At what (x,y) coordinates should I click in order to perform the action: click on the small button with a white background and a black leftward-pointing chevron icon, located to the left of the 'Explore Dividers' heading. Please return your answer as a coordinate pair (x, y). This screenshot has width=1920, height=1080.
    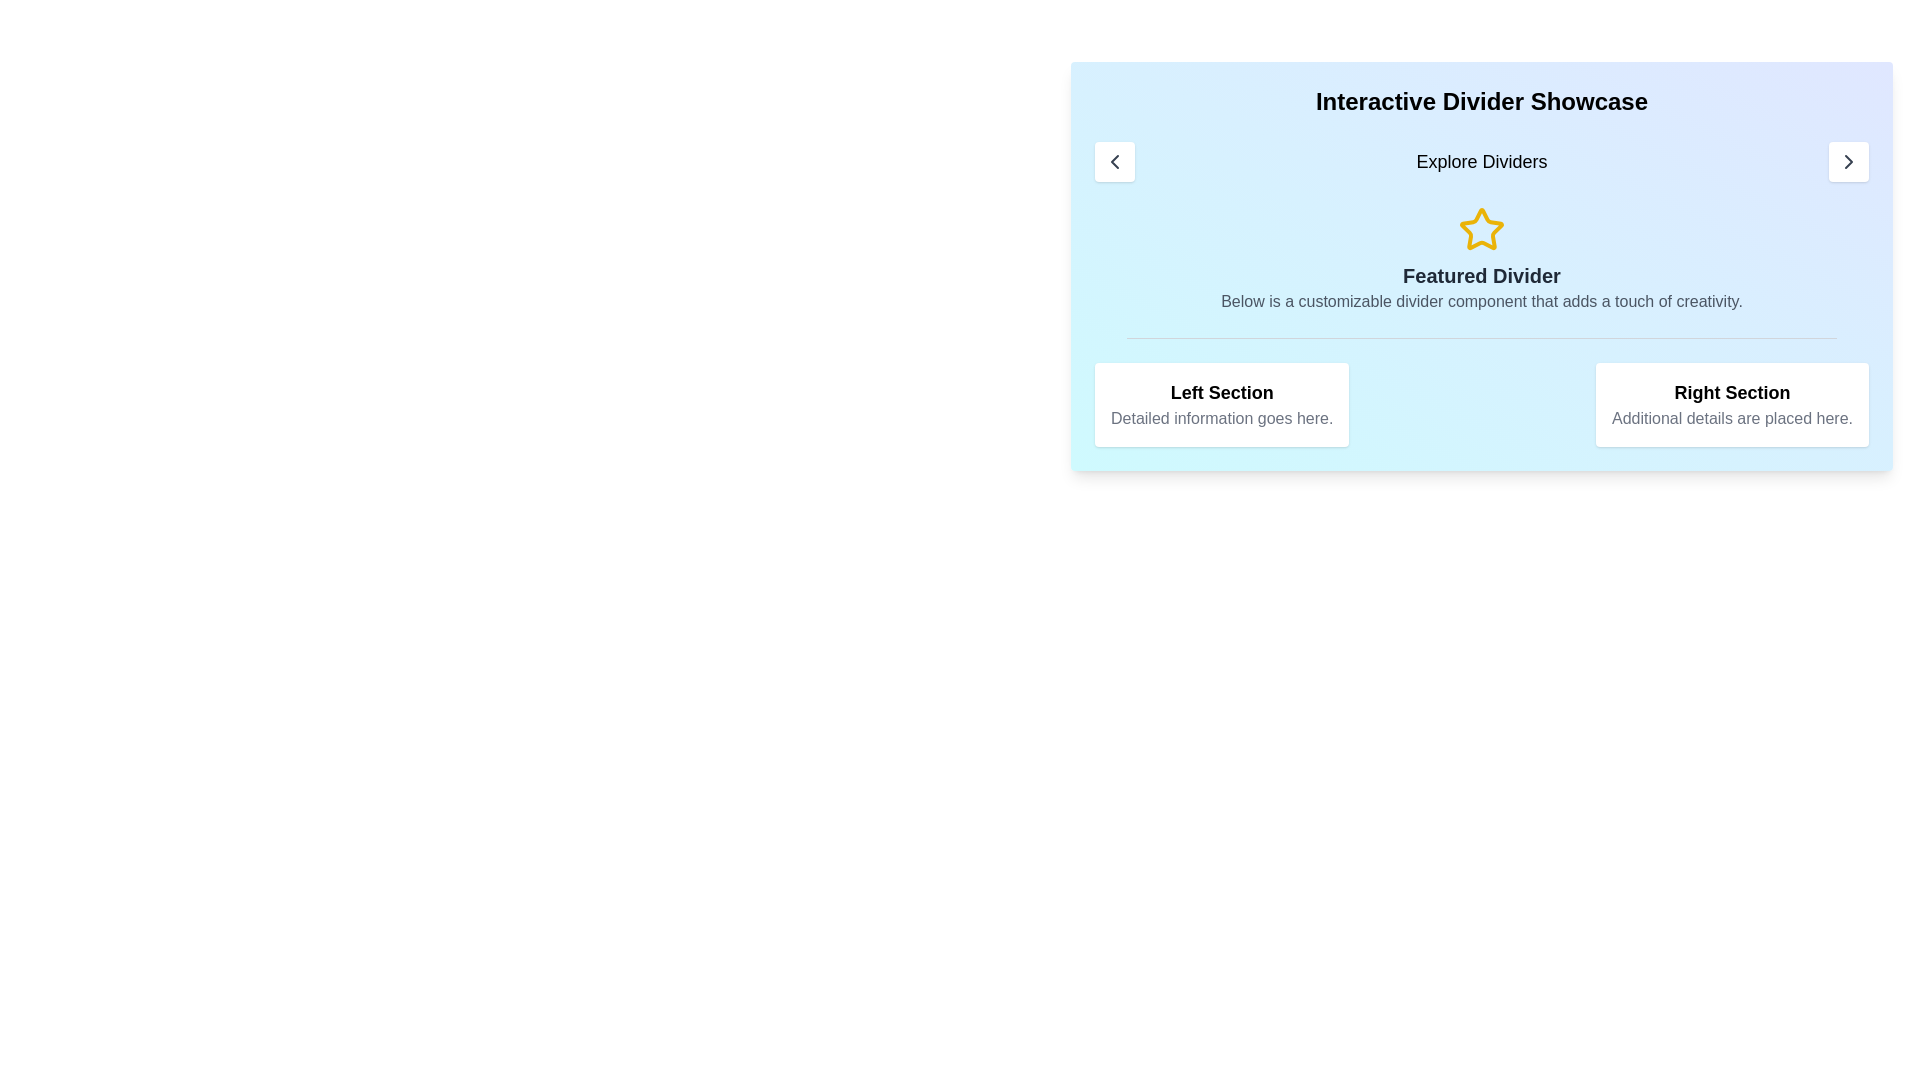
    Looking at the image, I should click on (1113, 161).